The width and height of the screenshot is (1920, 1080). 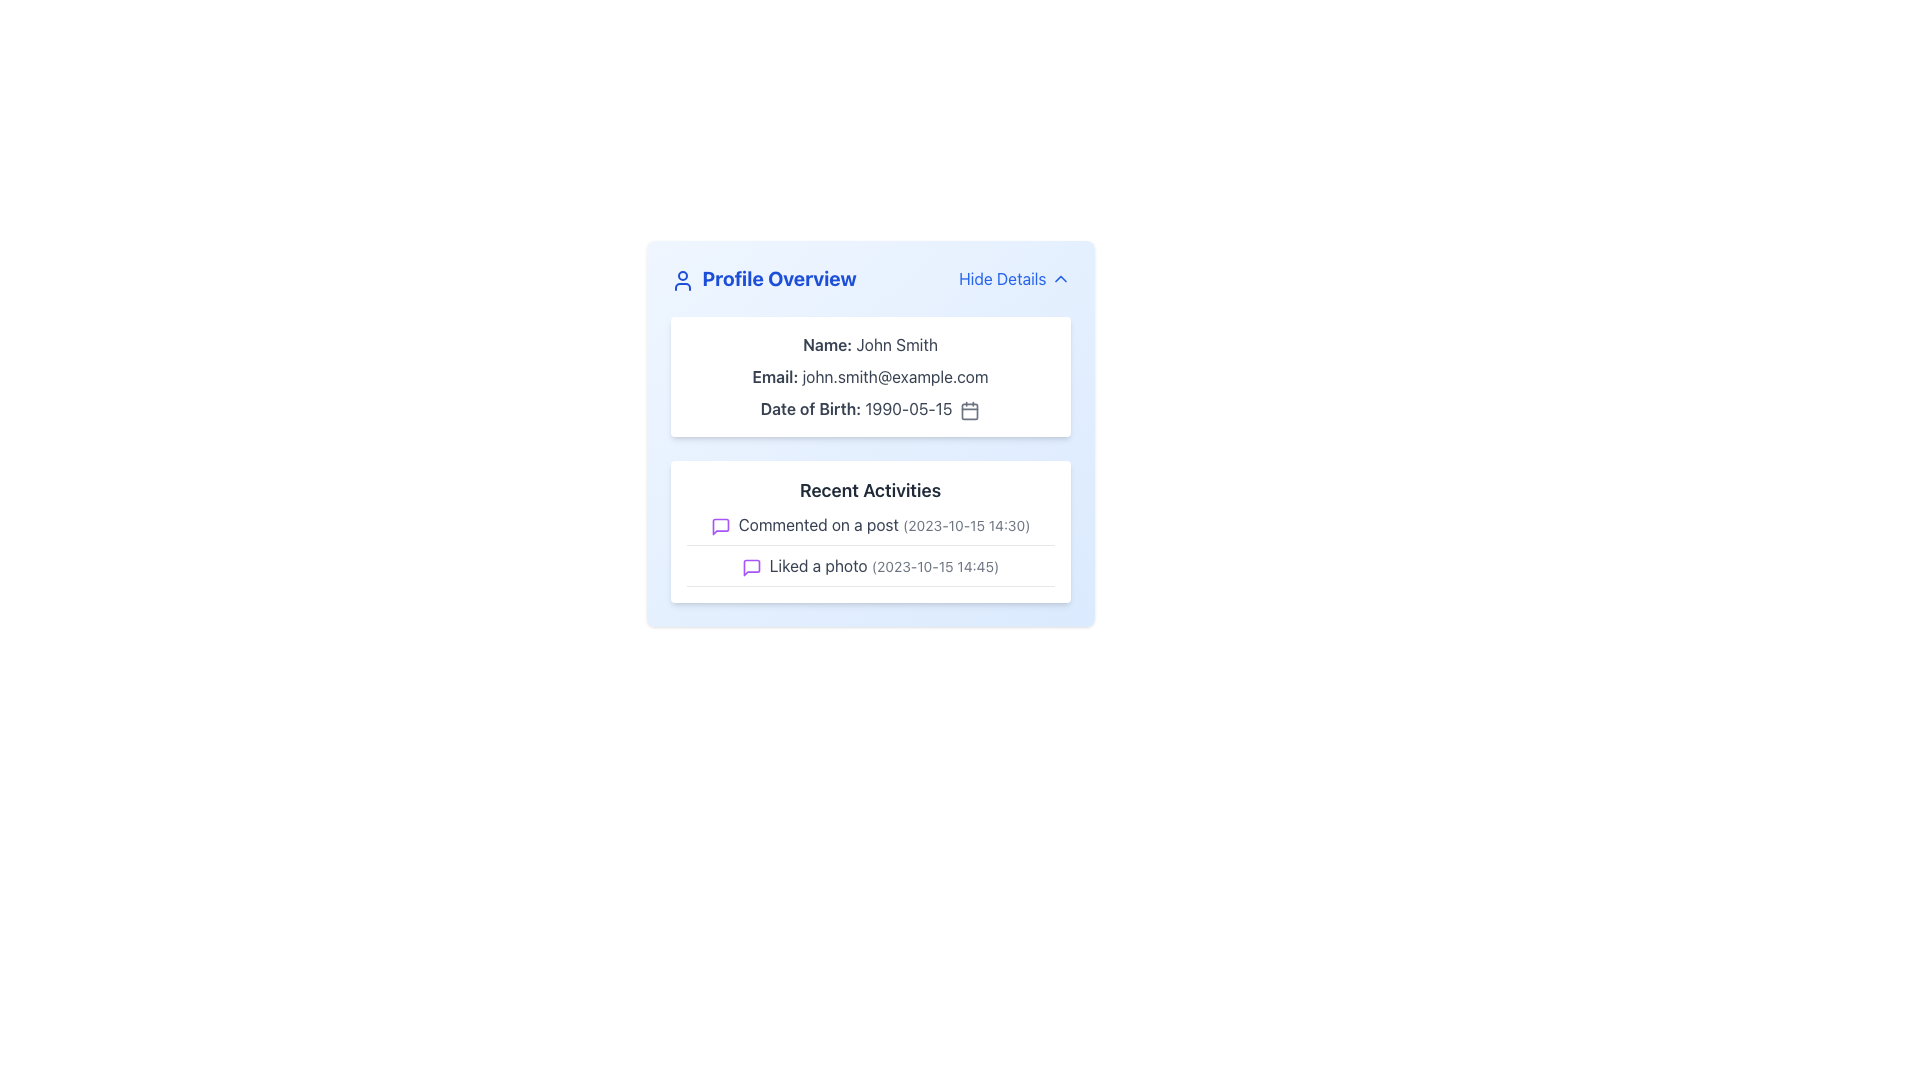 What do you see at coordinates (810, 407) in the screenshot?
I see `bolded text label that says 'Date of Birth:' located above the user's date of birth value in the profile card` at bounding box center [810, 407].